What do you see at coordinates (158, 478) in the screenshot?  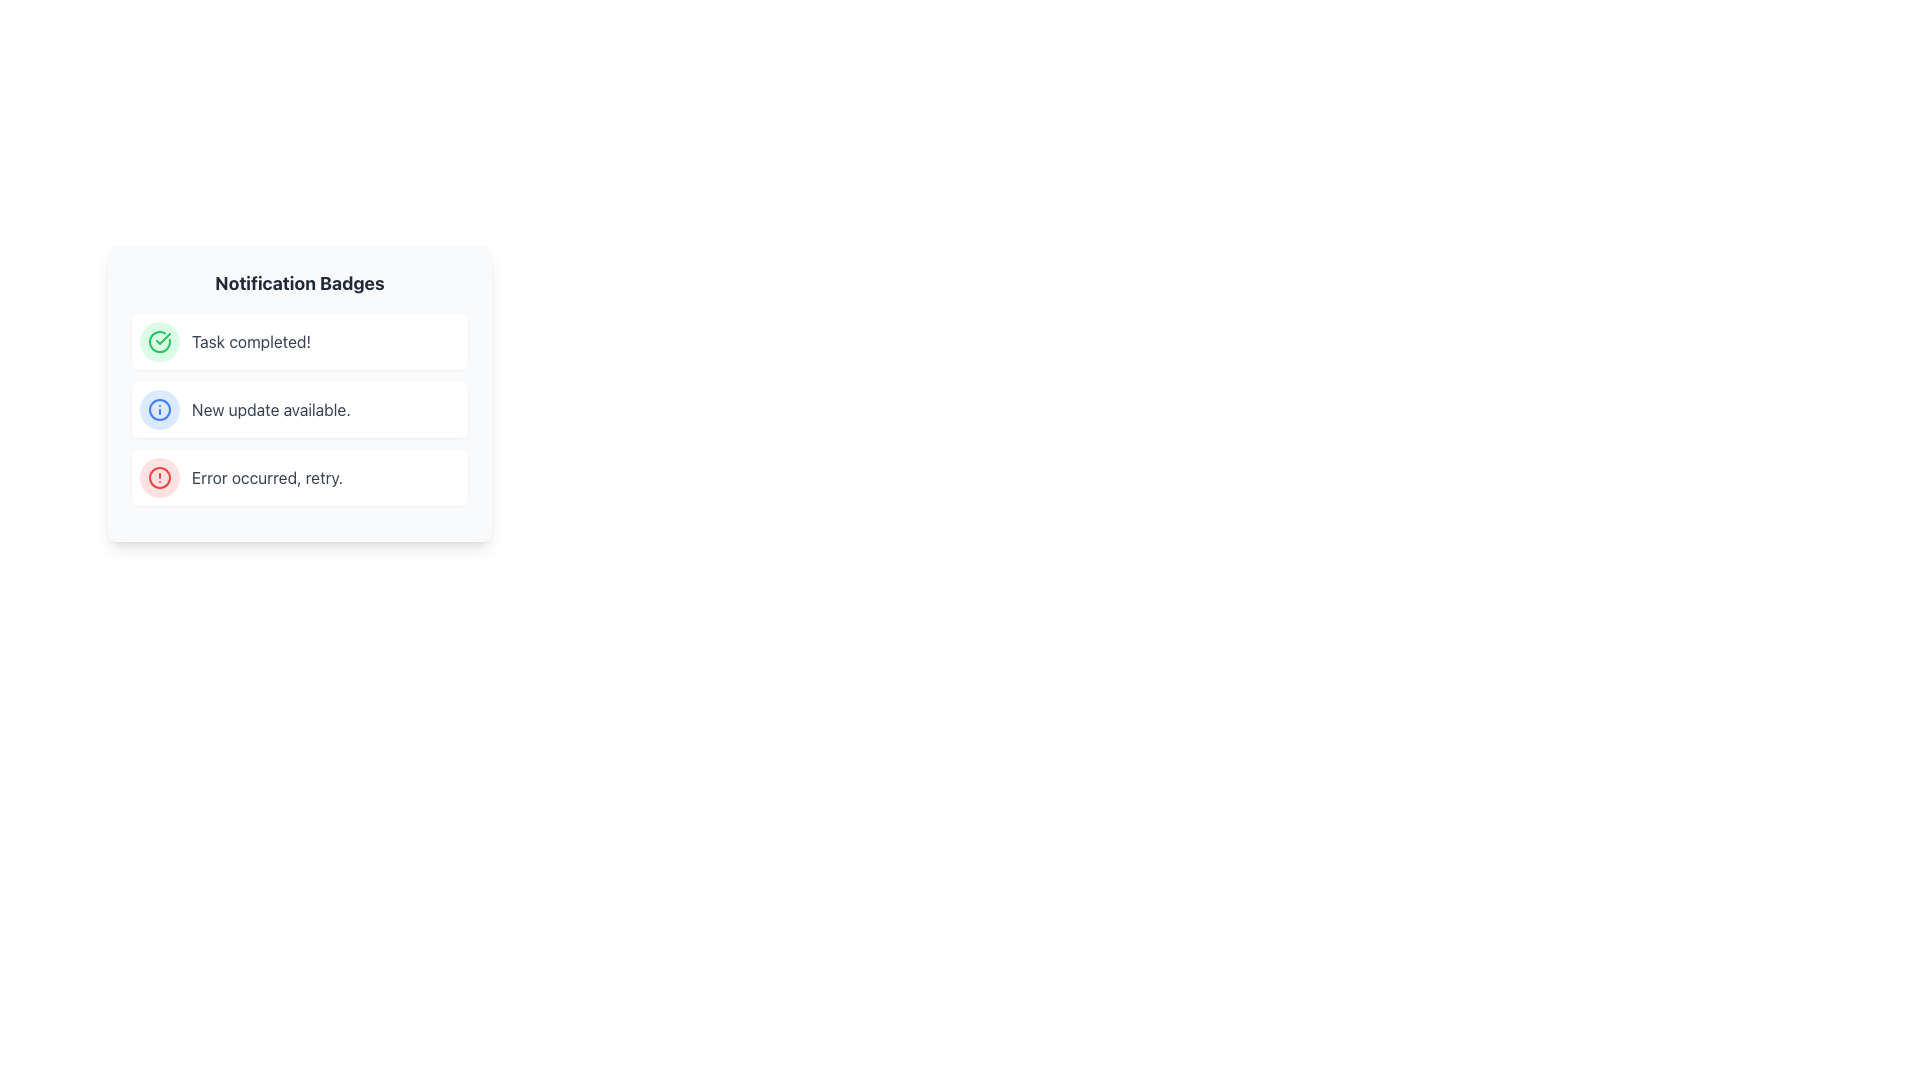 I see `the circular graphical icon with a red stroke and white fill, which is the third notification item in the list, positioned to the left of the text 'Error occurred, retry.'` at bounding box center [158, 478].